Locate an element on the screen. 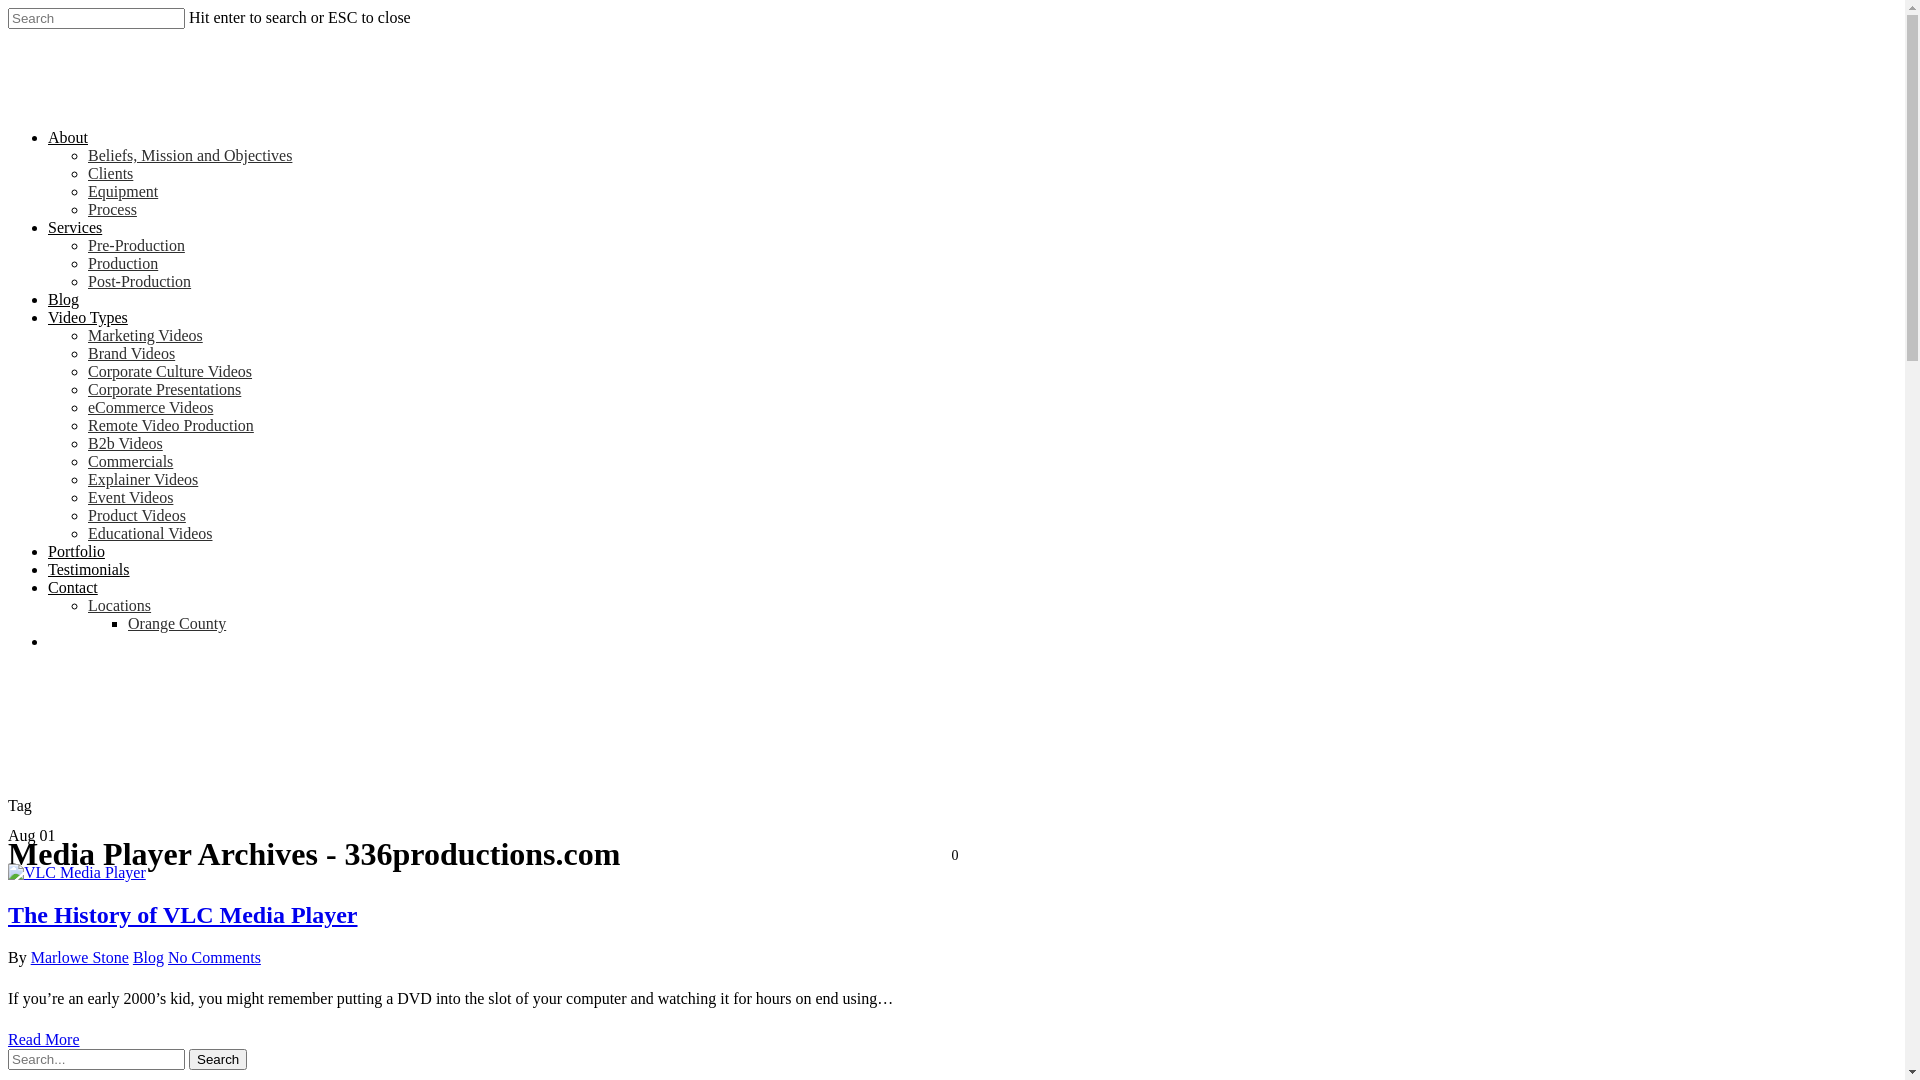 The width and height of the screenshot is (1920, 1080). 'Explainer Videos' is located at coordinates (142, 479).